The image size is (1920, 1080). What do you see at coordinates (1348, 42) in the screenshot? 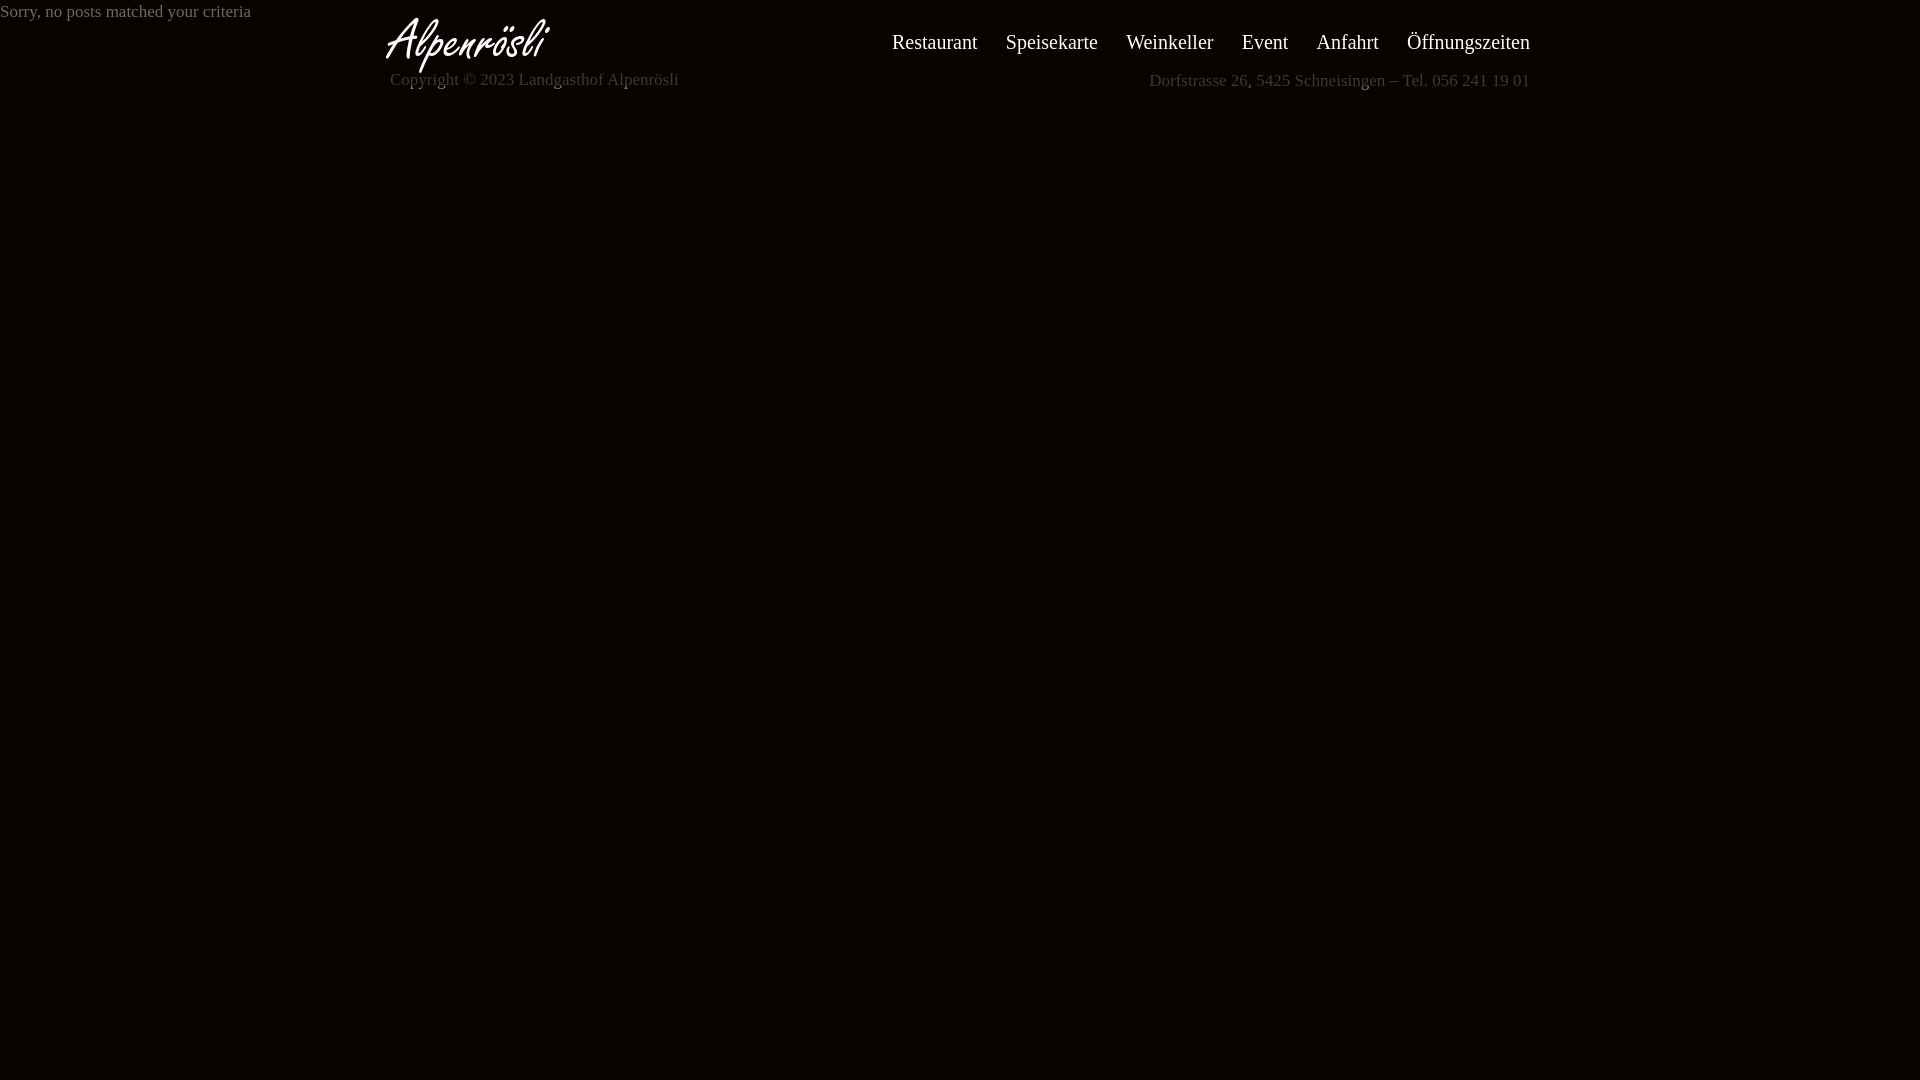
I see `'Anfahrt'` at bounding box center [1348, 42].